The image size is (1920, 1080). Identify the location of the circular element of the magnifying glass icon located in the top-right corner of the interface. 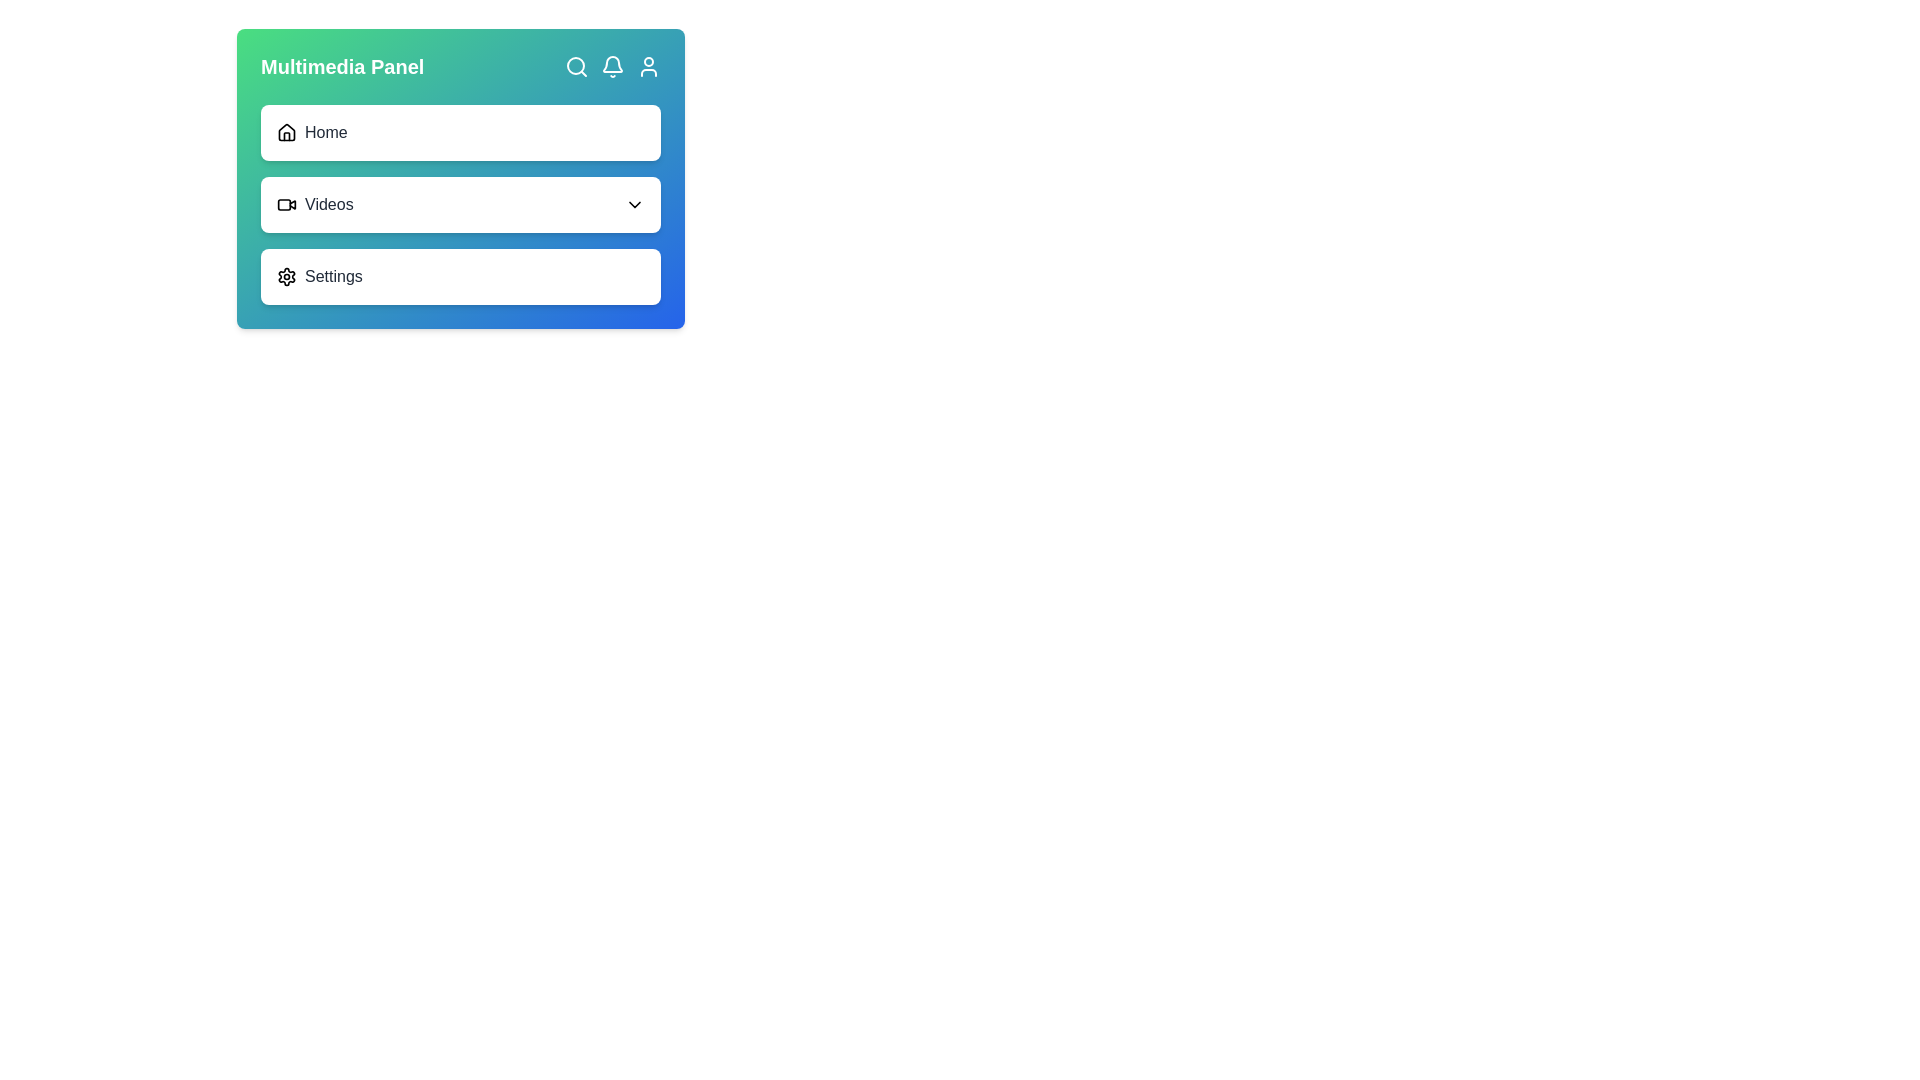
(575, 64).